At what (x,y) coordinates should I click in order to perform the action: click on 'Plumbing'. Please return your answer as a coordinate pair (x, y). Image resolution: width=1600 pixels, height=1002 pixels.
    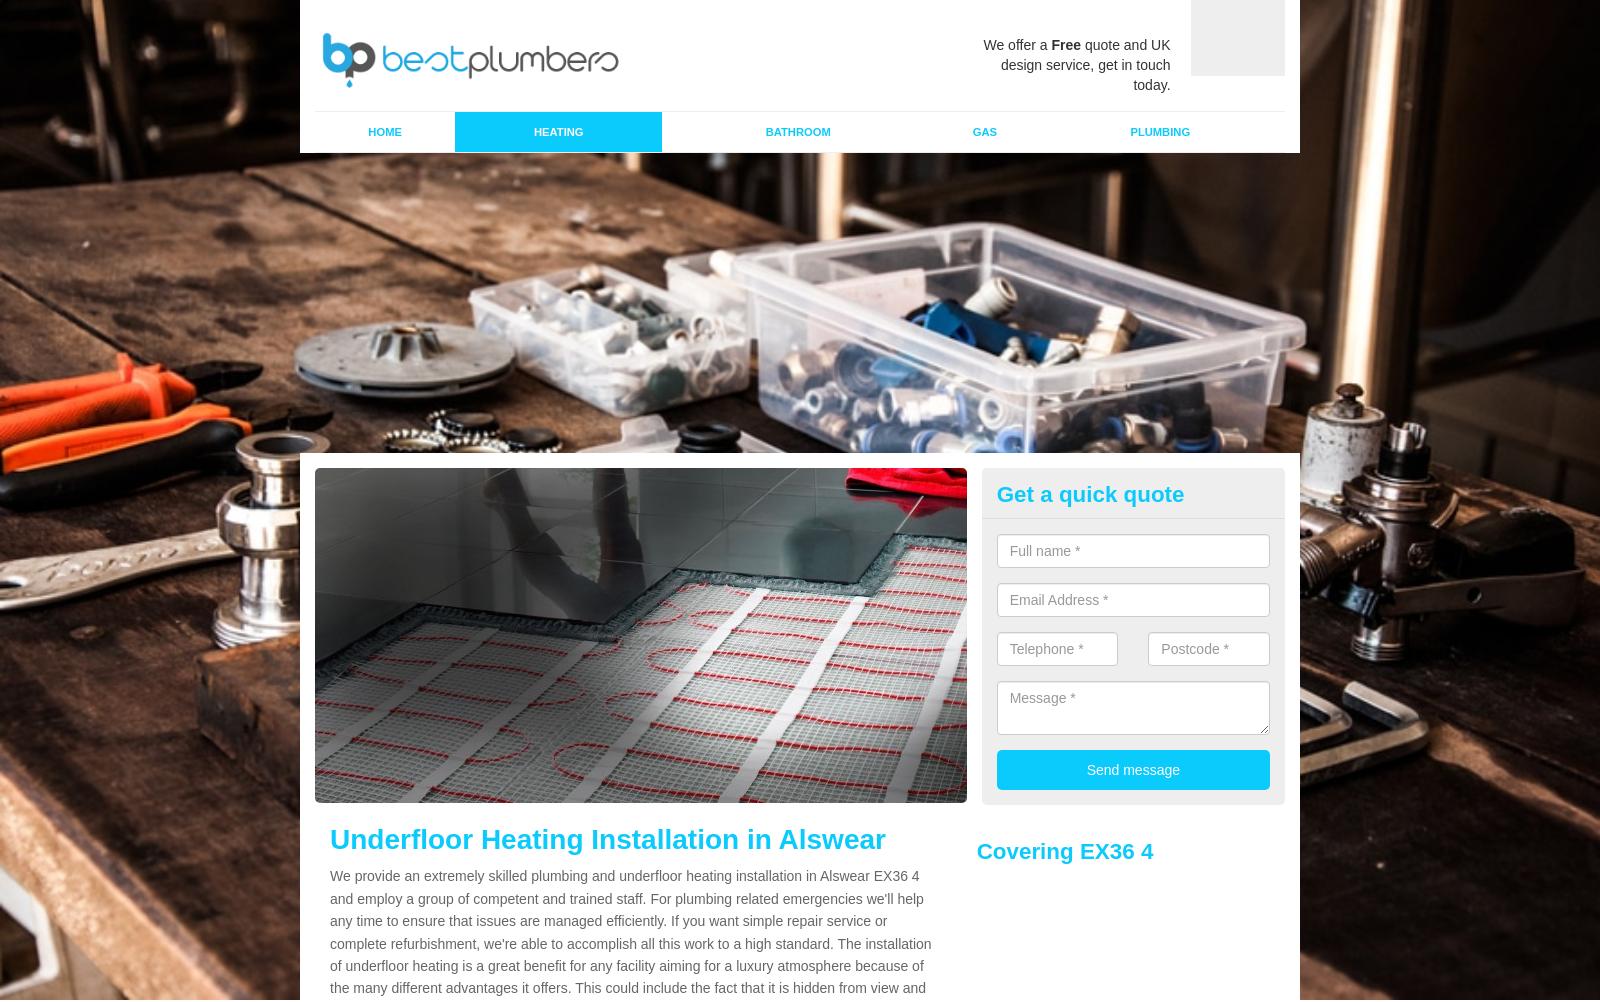
    Looking at the image, I should click on (1160, 130).